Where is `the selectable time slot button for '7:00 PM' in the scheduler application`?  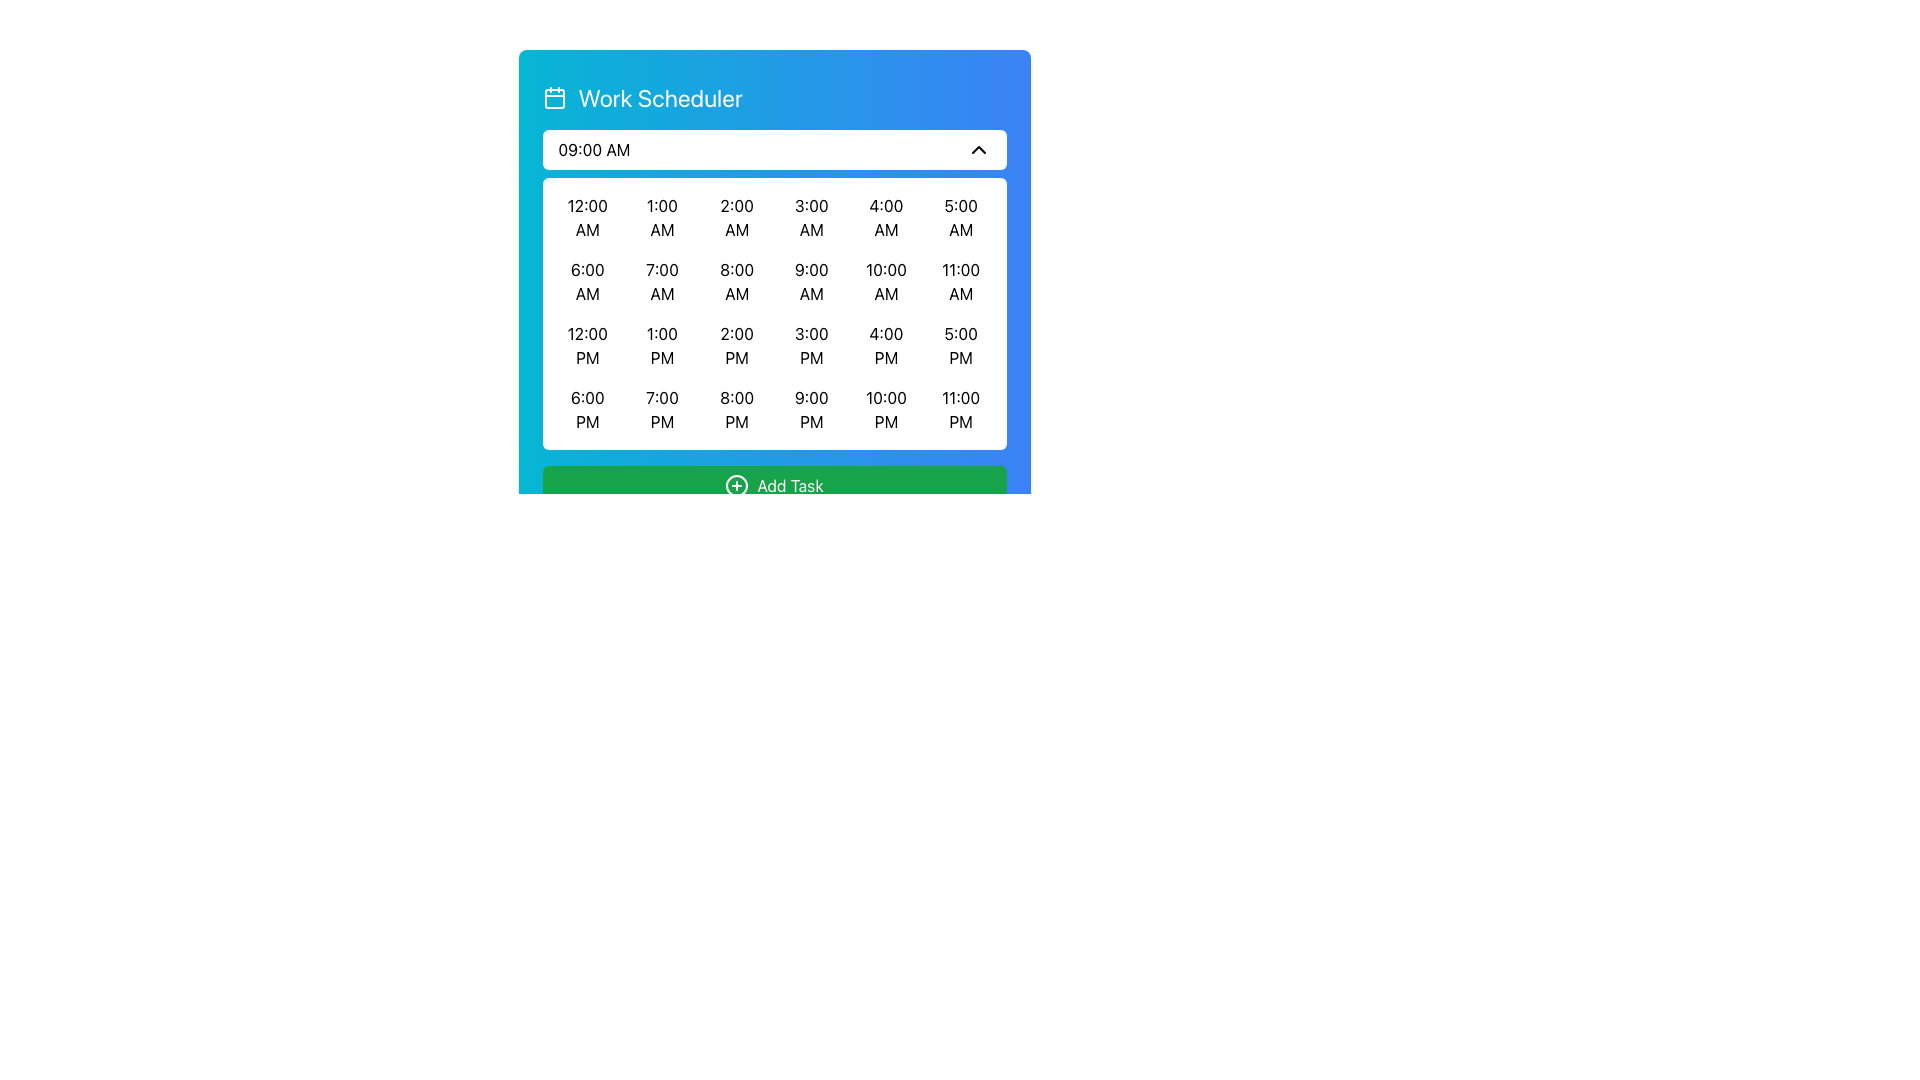
the selectable time slot button for '7:00 PM' in the scheduler application is located at coordinates (662, 408).